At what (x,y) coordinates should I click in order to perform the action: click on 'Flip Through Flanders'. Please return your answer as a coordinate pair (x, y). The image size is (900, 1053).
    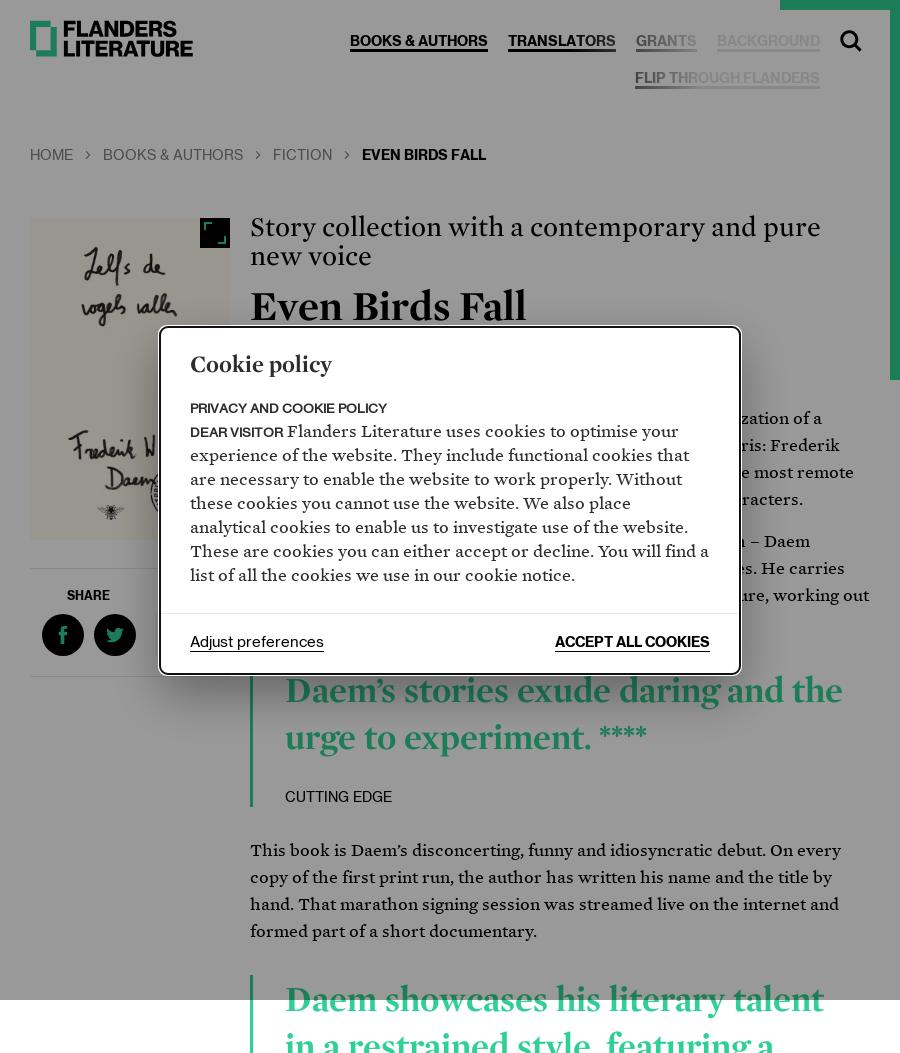
    Looking at the image, I should click on (635, 77).